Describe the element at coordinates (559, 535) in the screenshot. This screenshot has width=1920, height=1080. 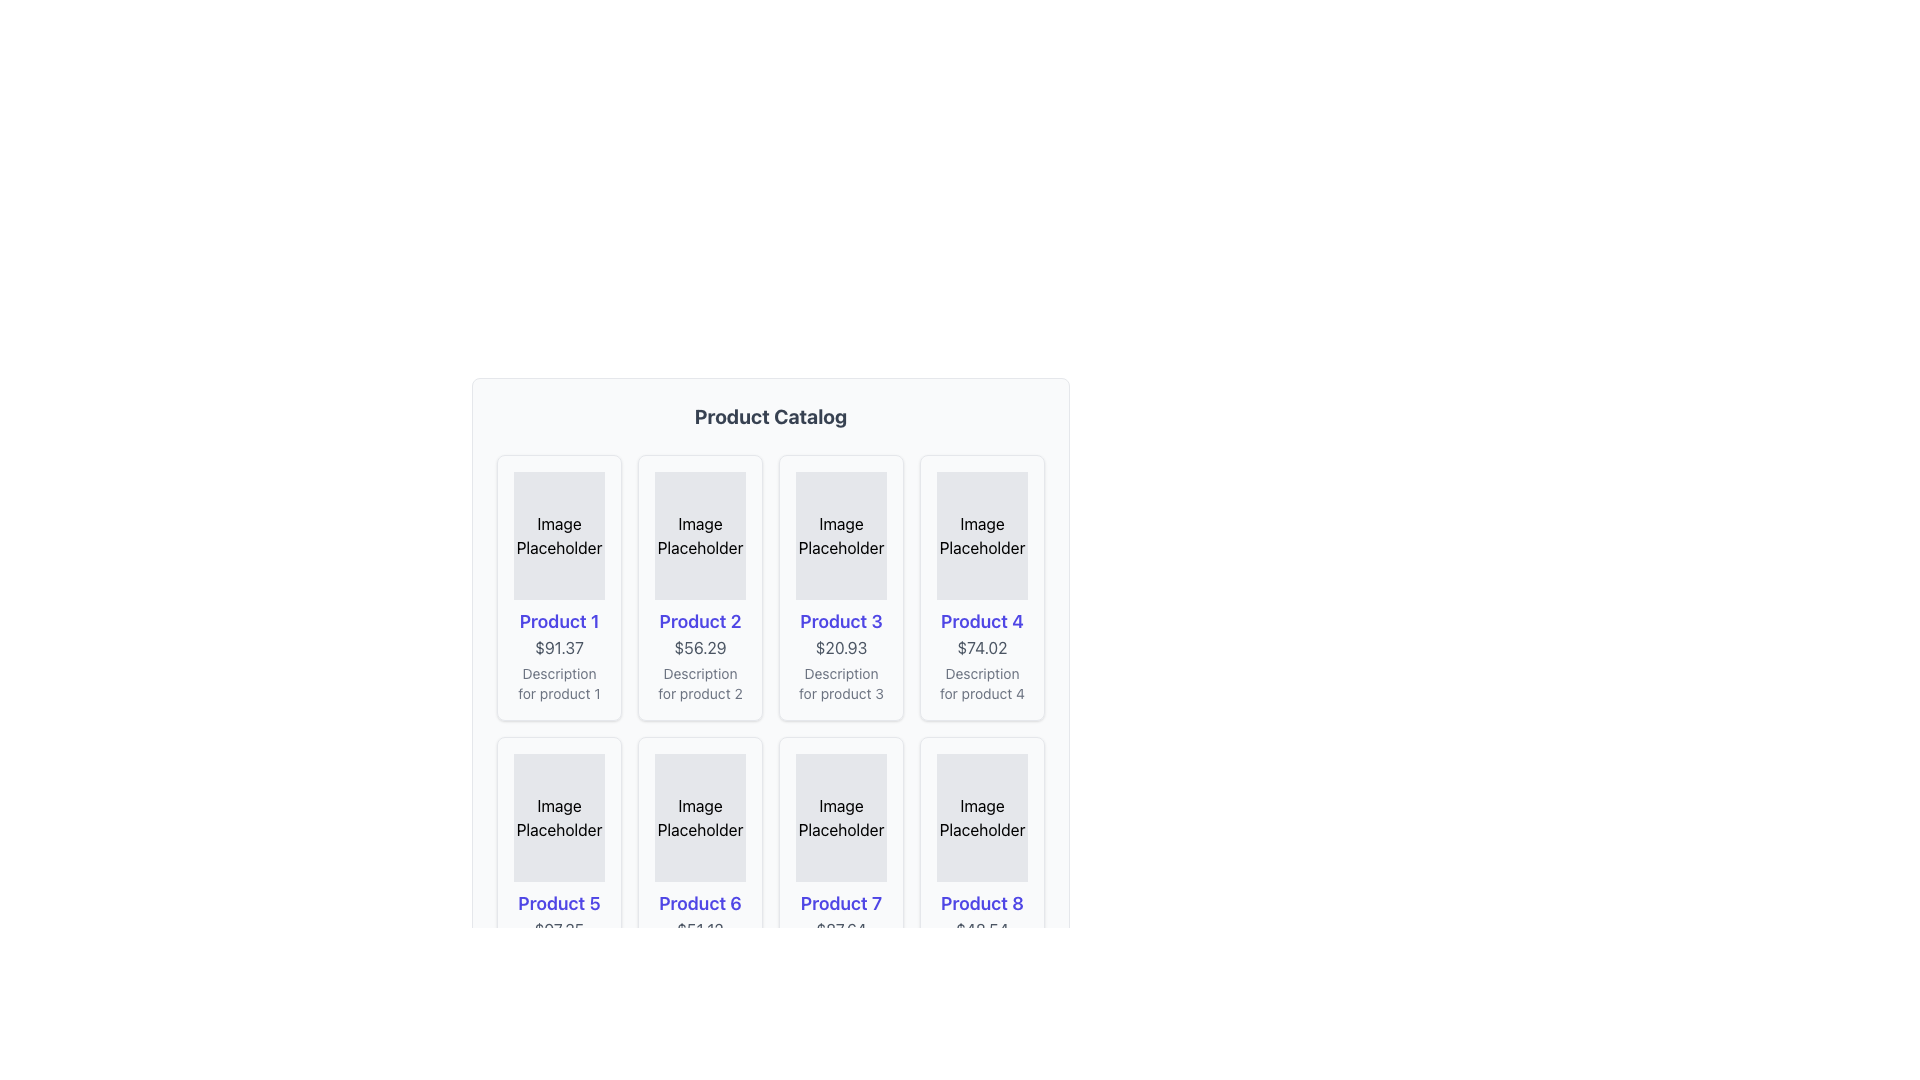
I see `the first image placeholder in the grid layout under 'Product Catalog', positioned above 'Product 1'` at that location.